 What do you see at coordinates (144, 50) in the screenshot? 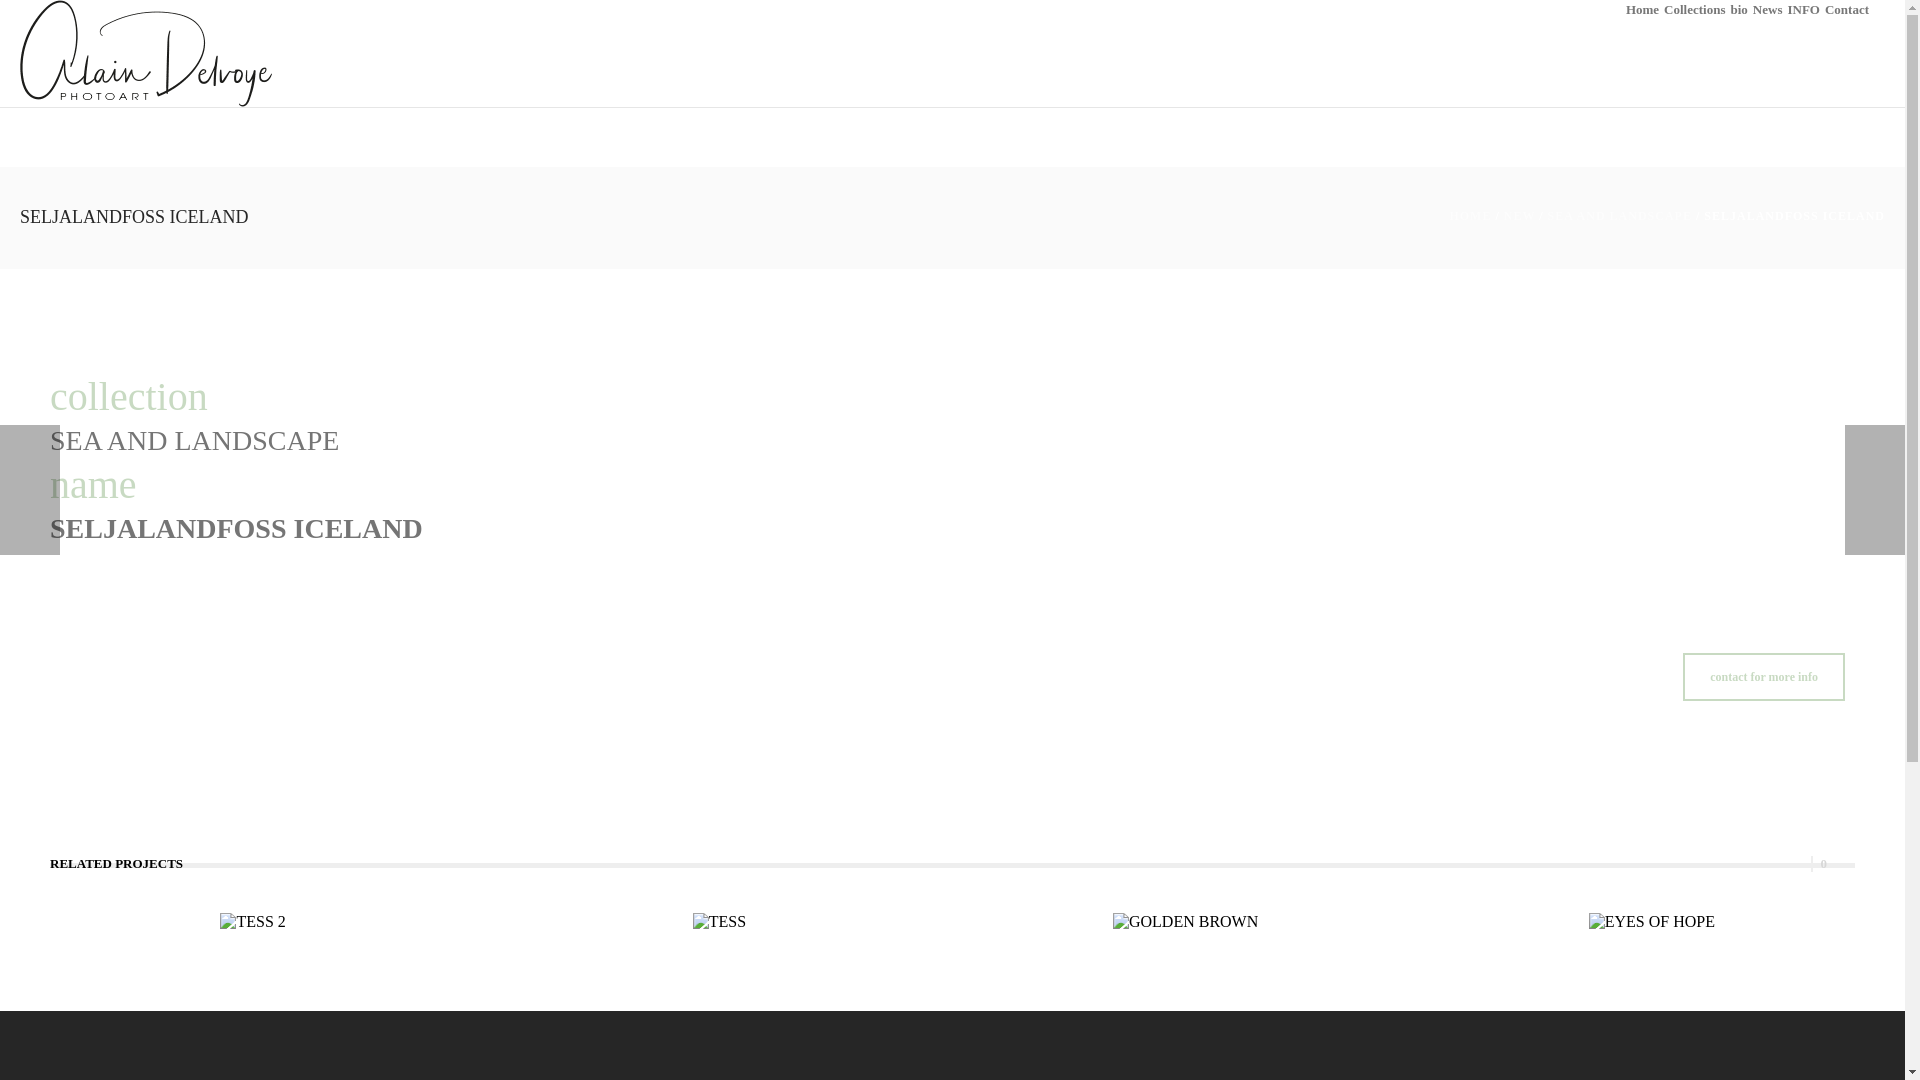
I see `'Alain Delvoye'` at bounding box center [144, 50].